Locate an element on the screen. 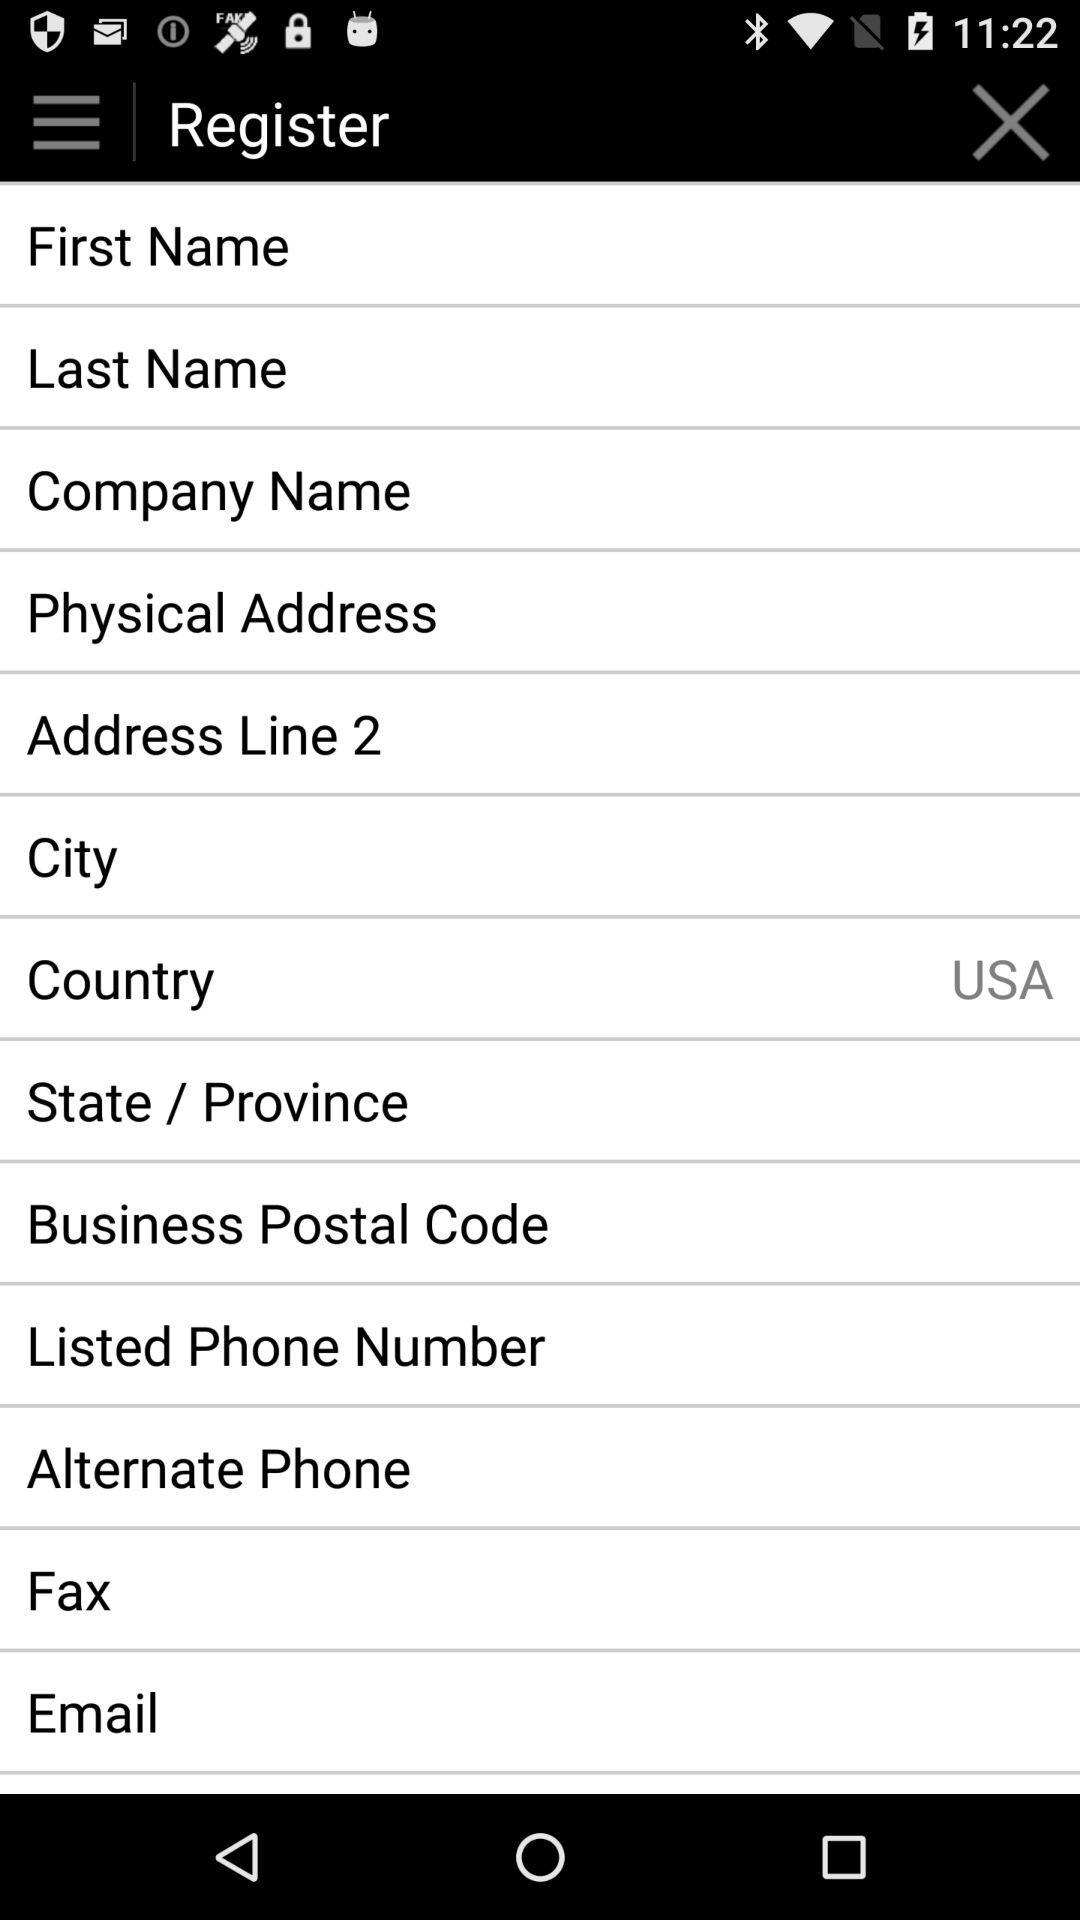 The width and height of the screenshot is (1080, 1920). the close icon is located at coordinates (1010, 129).